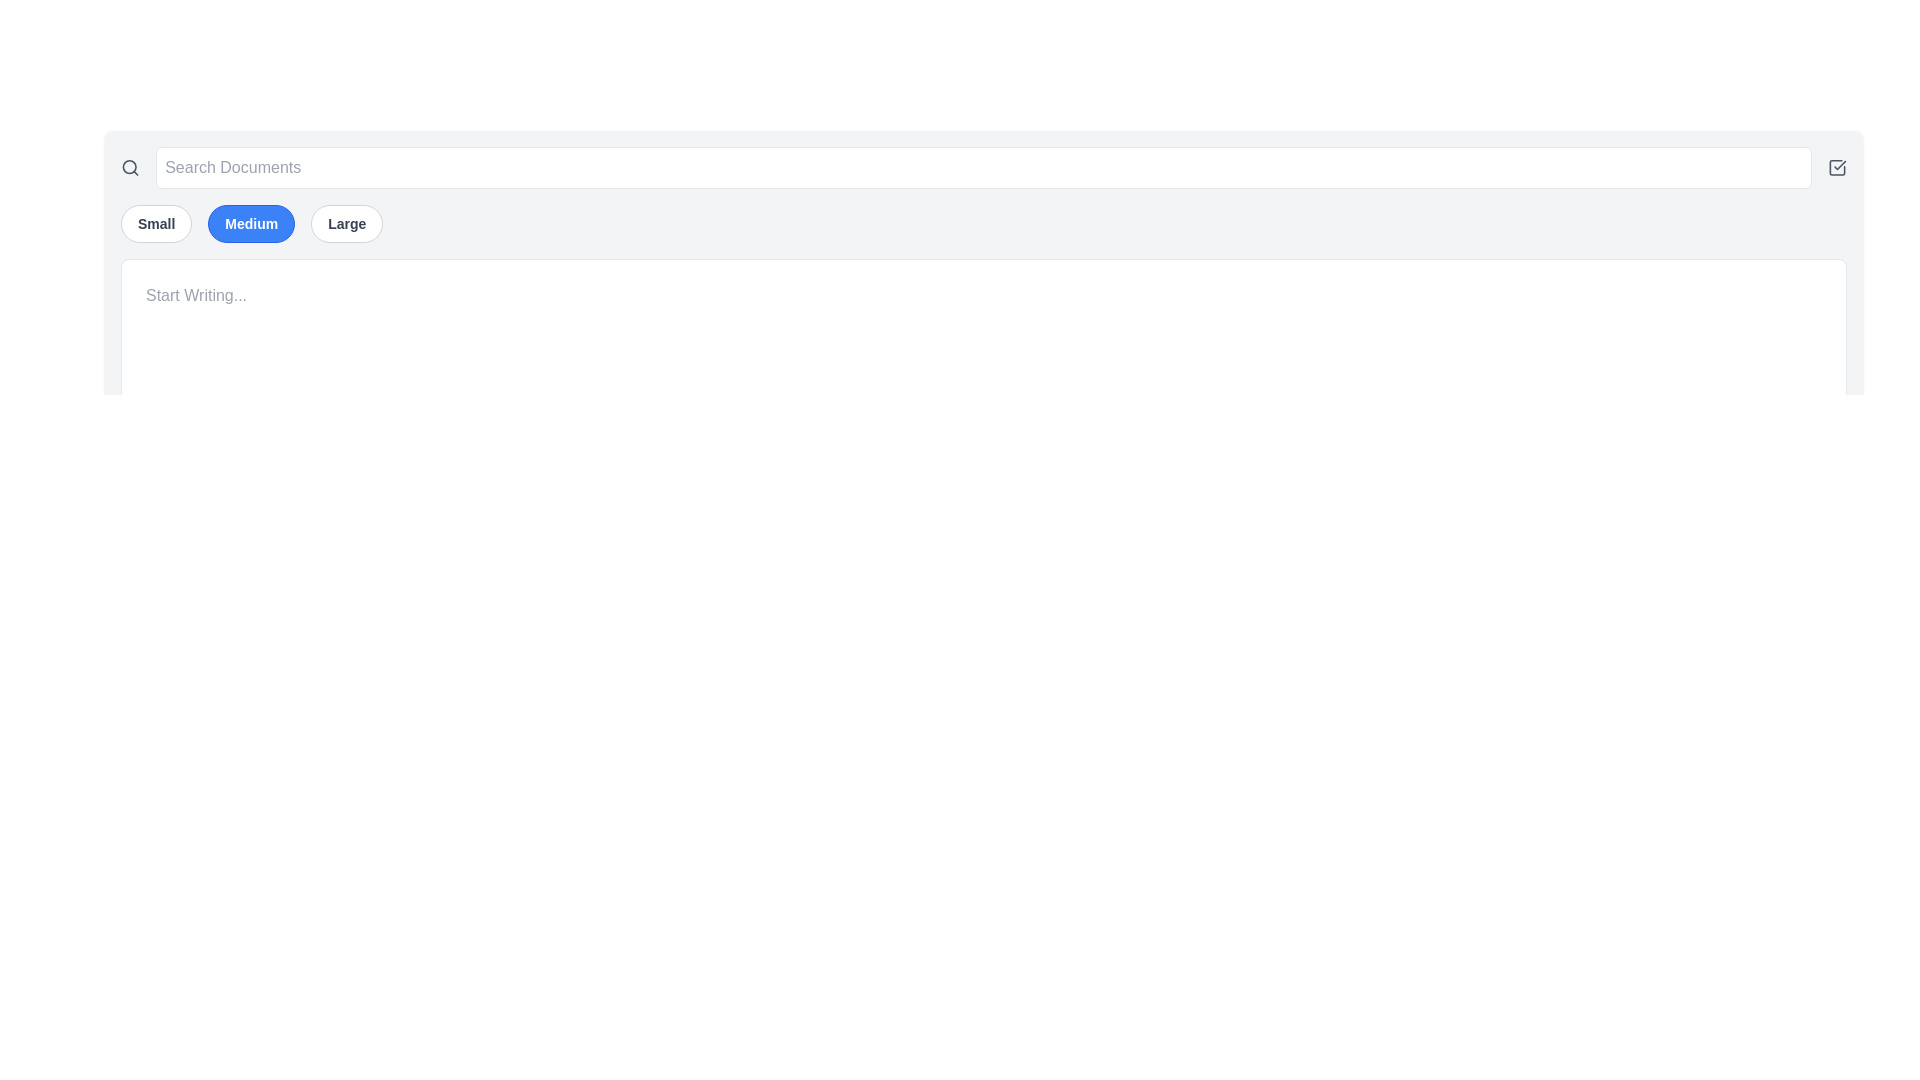 Image resolution: width=1920 pixels, height=1080 pixels. I want to click on the rightmost button labeled 'Large', so click(347, 223).